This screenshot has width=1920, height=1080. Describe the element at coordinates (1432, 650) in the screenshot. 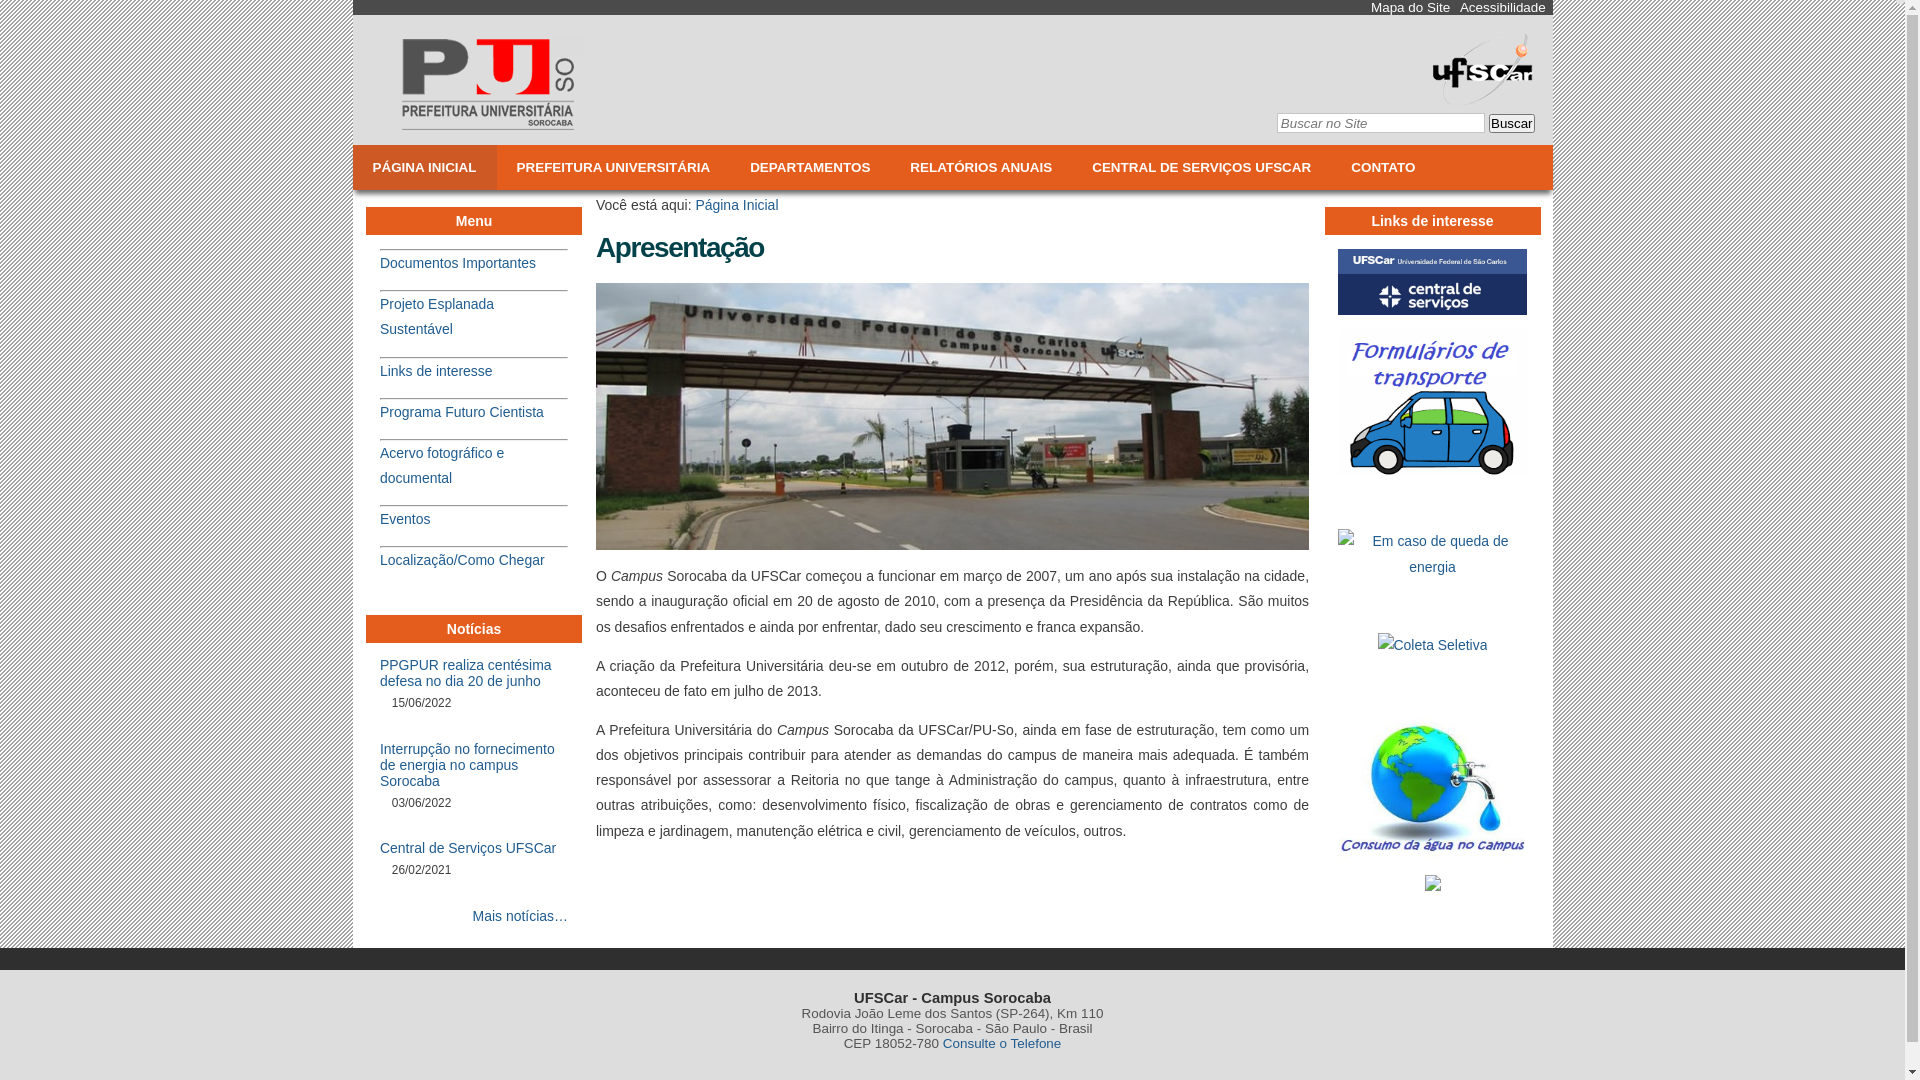

I see `'Coleta Seletiva'` at that location.